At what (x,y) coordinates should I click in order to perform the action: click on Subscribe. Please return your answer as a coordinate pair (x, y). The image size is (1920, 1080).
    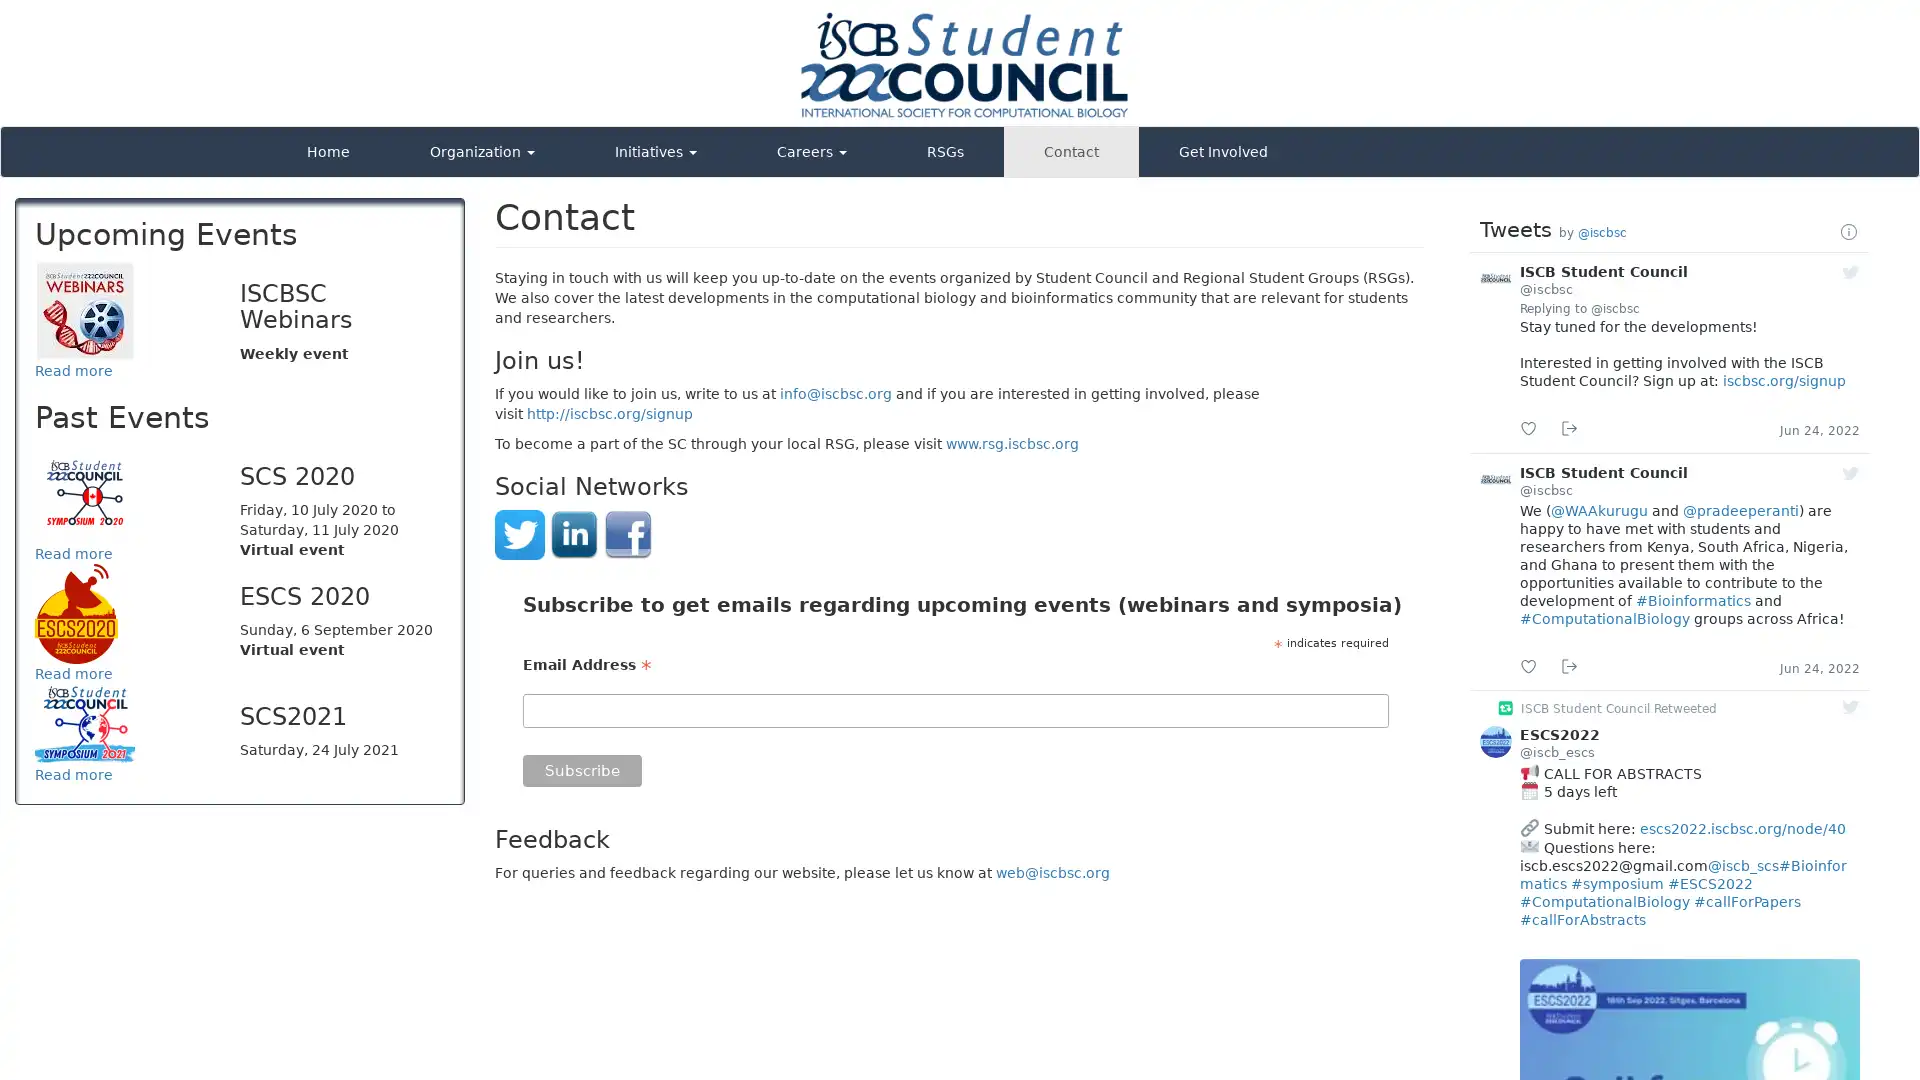
    Looking at the image, I should click on (580, 769).